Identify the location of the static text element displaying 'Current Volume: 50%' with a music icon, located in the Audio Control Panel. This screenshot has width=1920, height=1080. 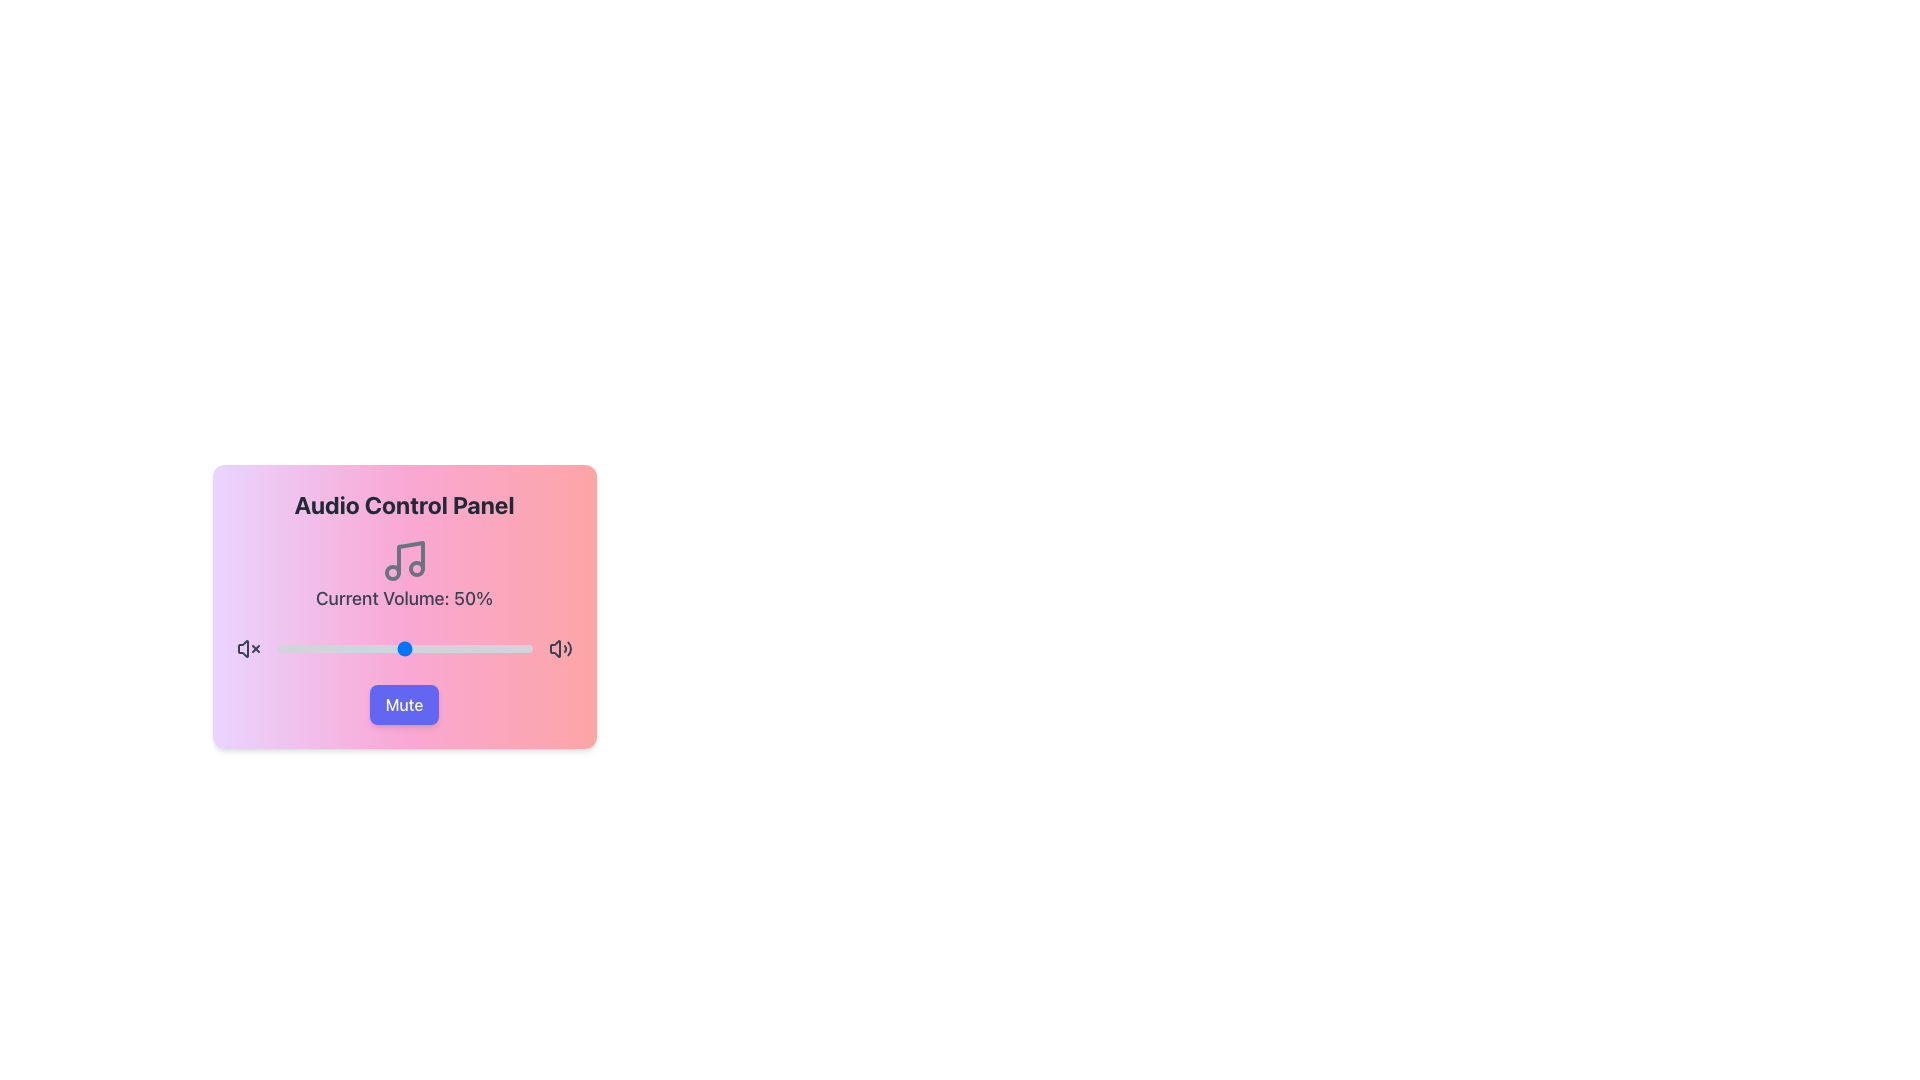
(403, 574).